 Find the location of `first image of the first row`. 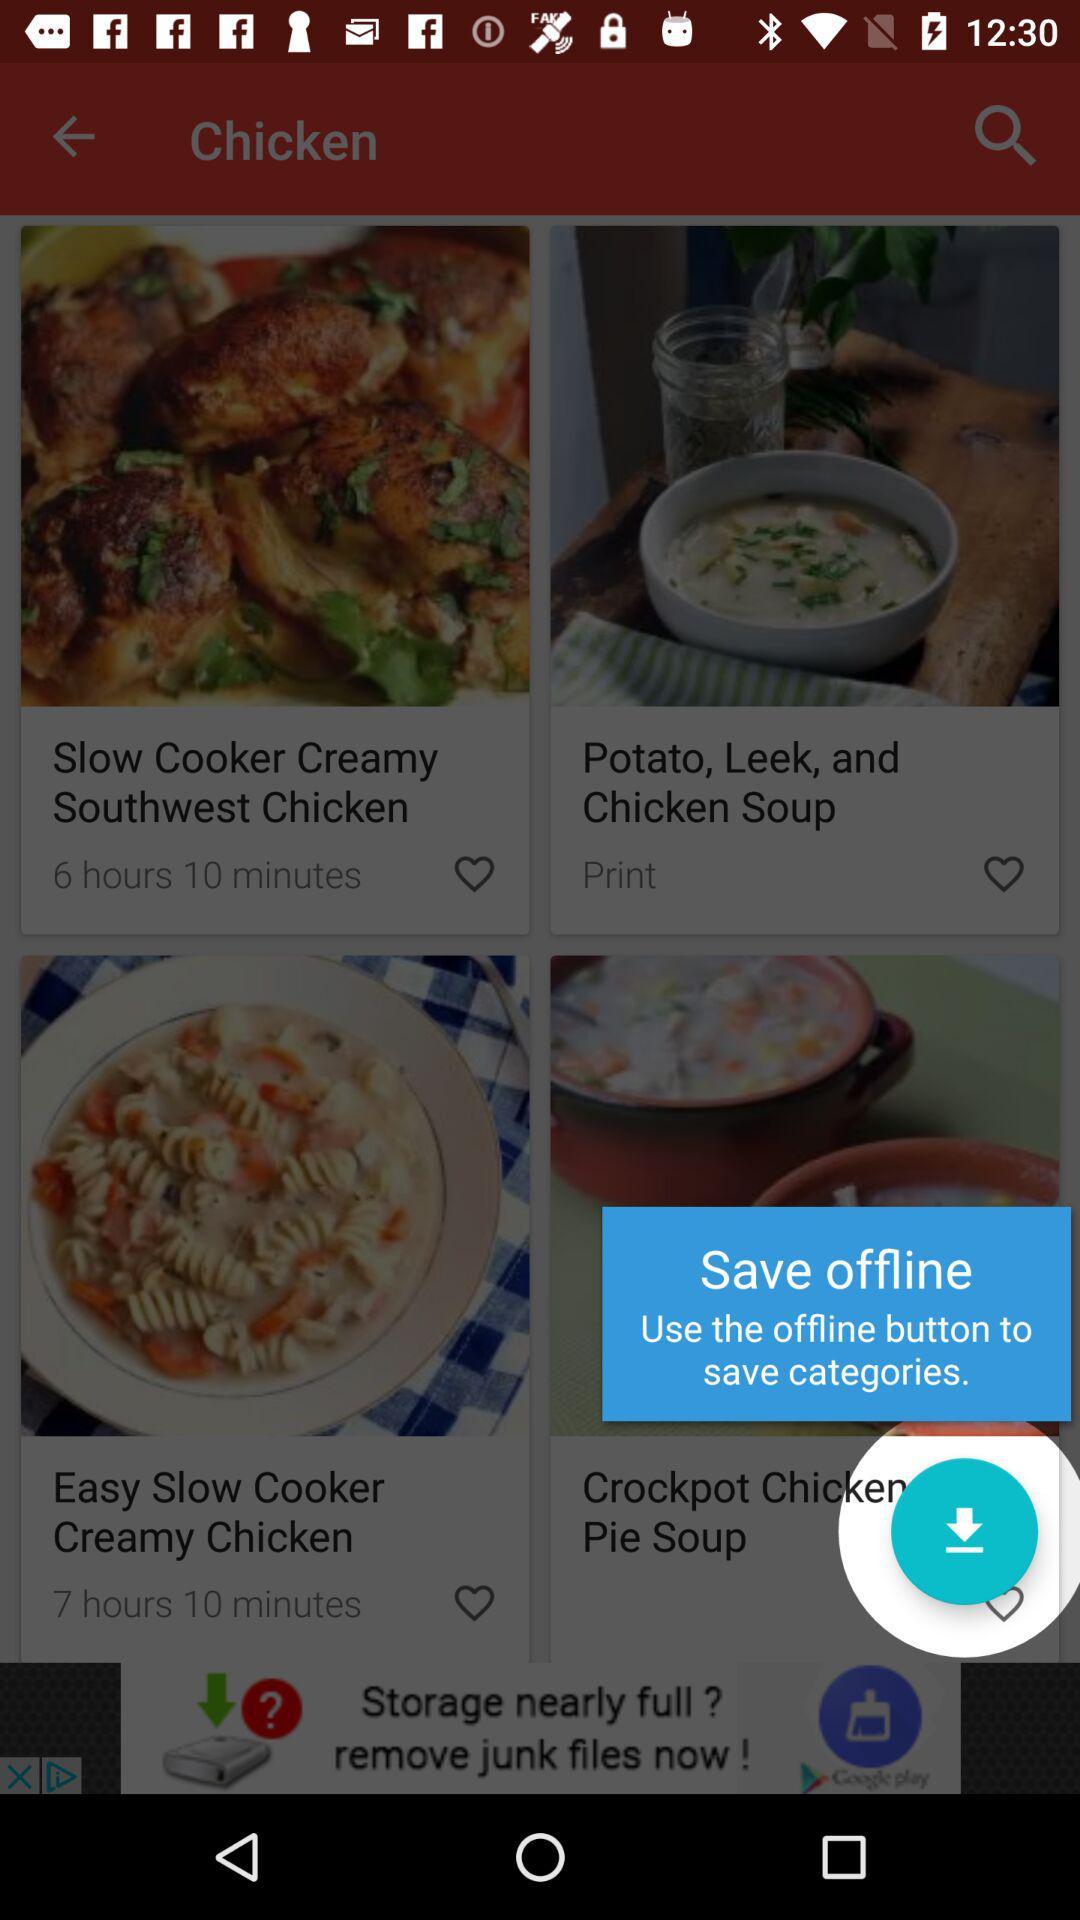

first image of the first row is located at coordinates (275, 465).